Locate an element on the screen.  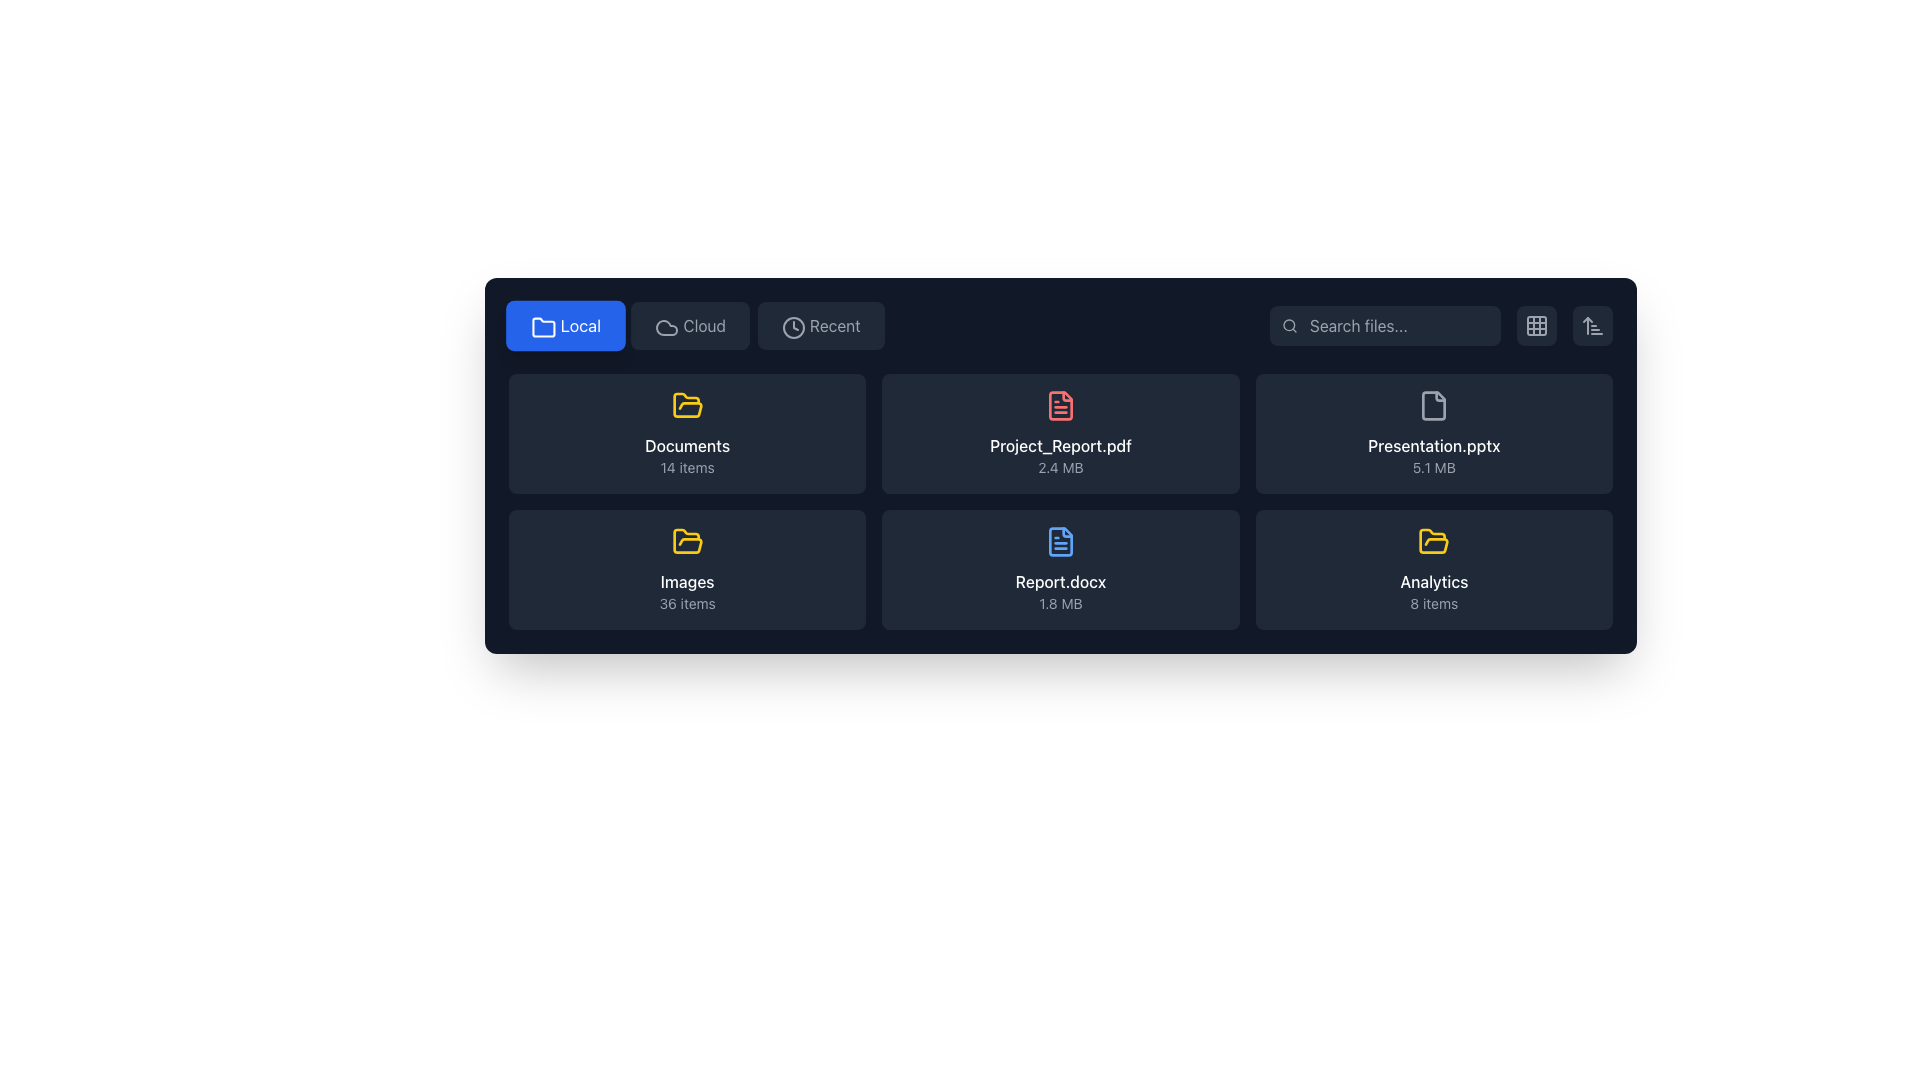
the text-based label element that describes the 'Documents' folder and indicates it contains 14 items, located in the first row and first column of a grid layout in the file management interface is located at coordinates (687, 455).